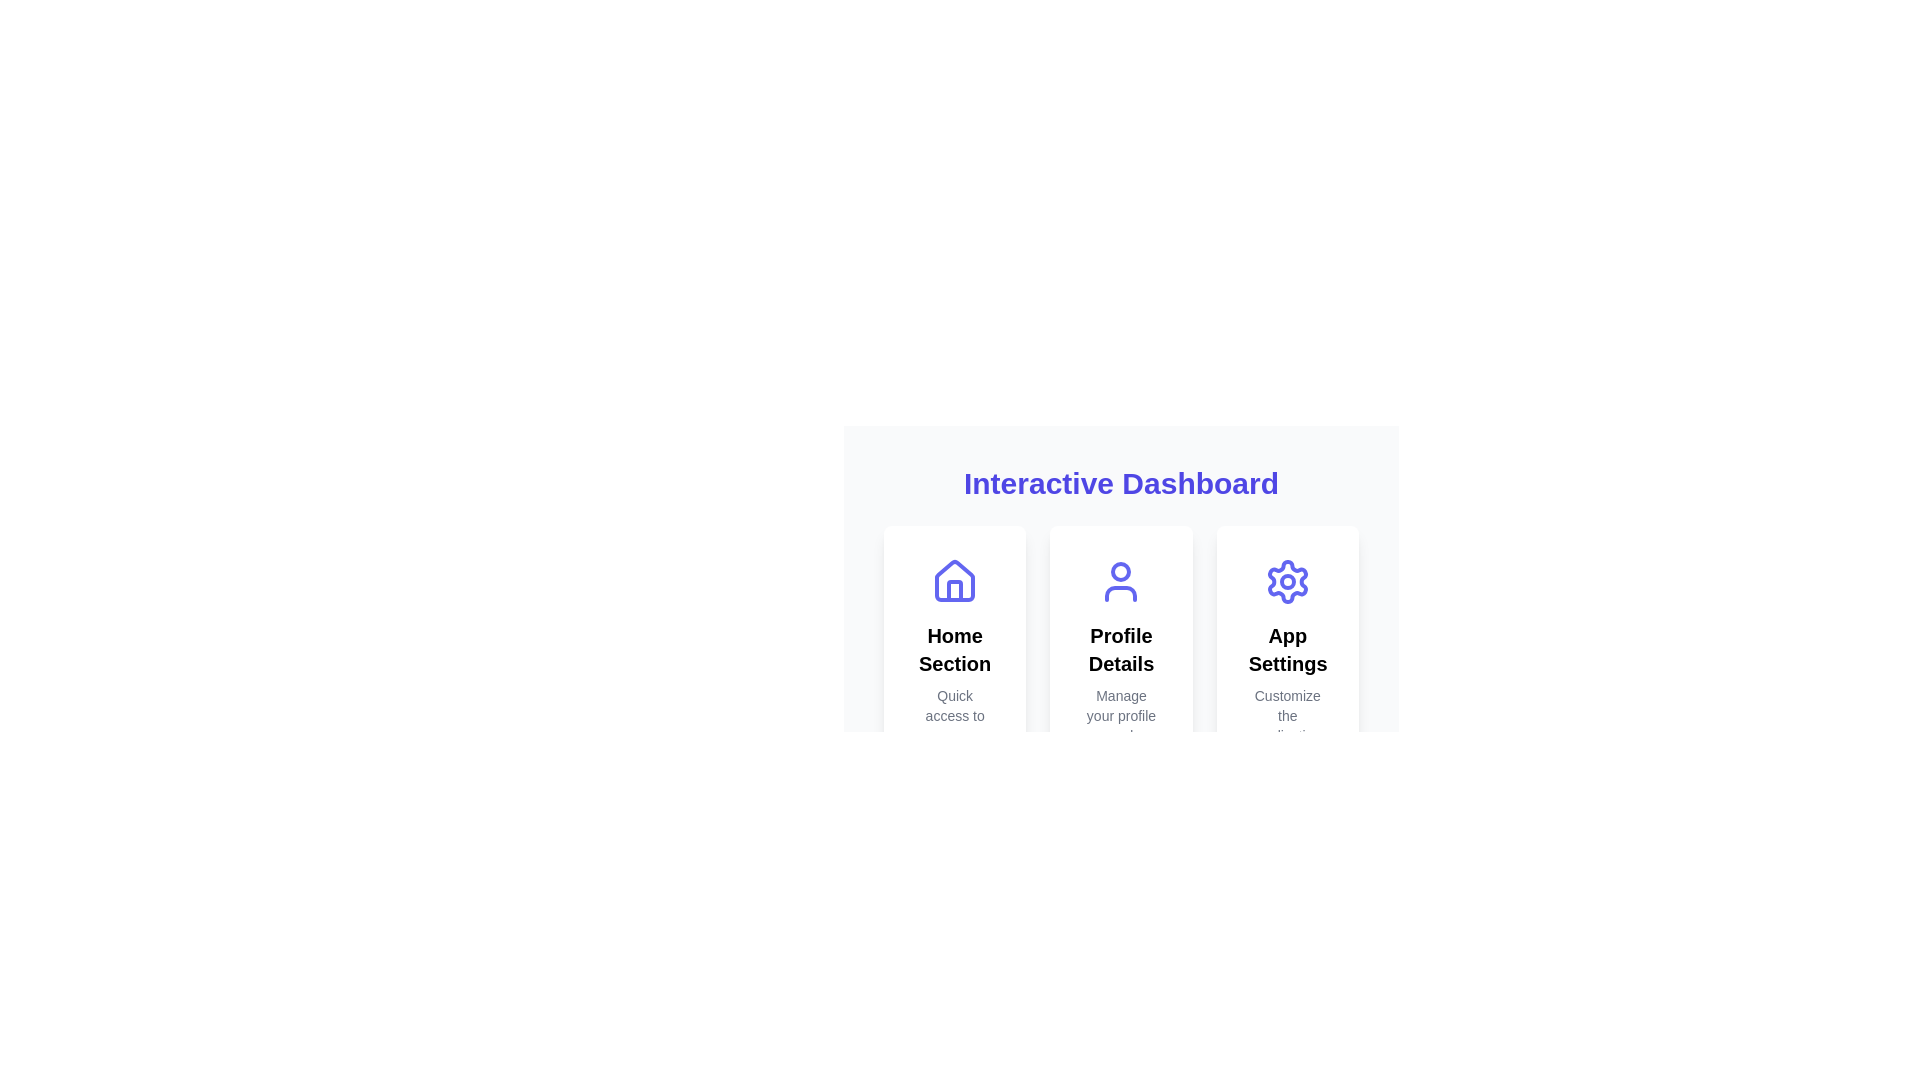 The width and height of the screenshot is (1920, 1080). What do you see at coordinates (954, 582) in the screenshot?
I see `the 'Home Section' icon located at the top part of the leftmost card in the 'Interactive Dashboard'` at bounding box center [954, 582].